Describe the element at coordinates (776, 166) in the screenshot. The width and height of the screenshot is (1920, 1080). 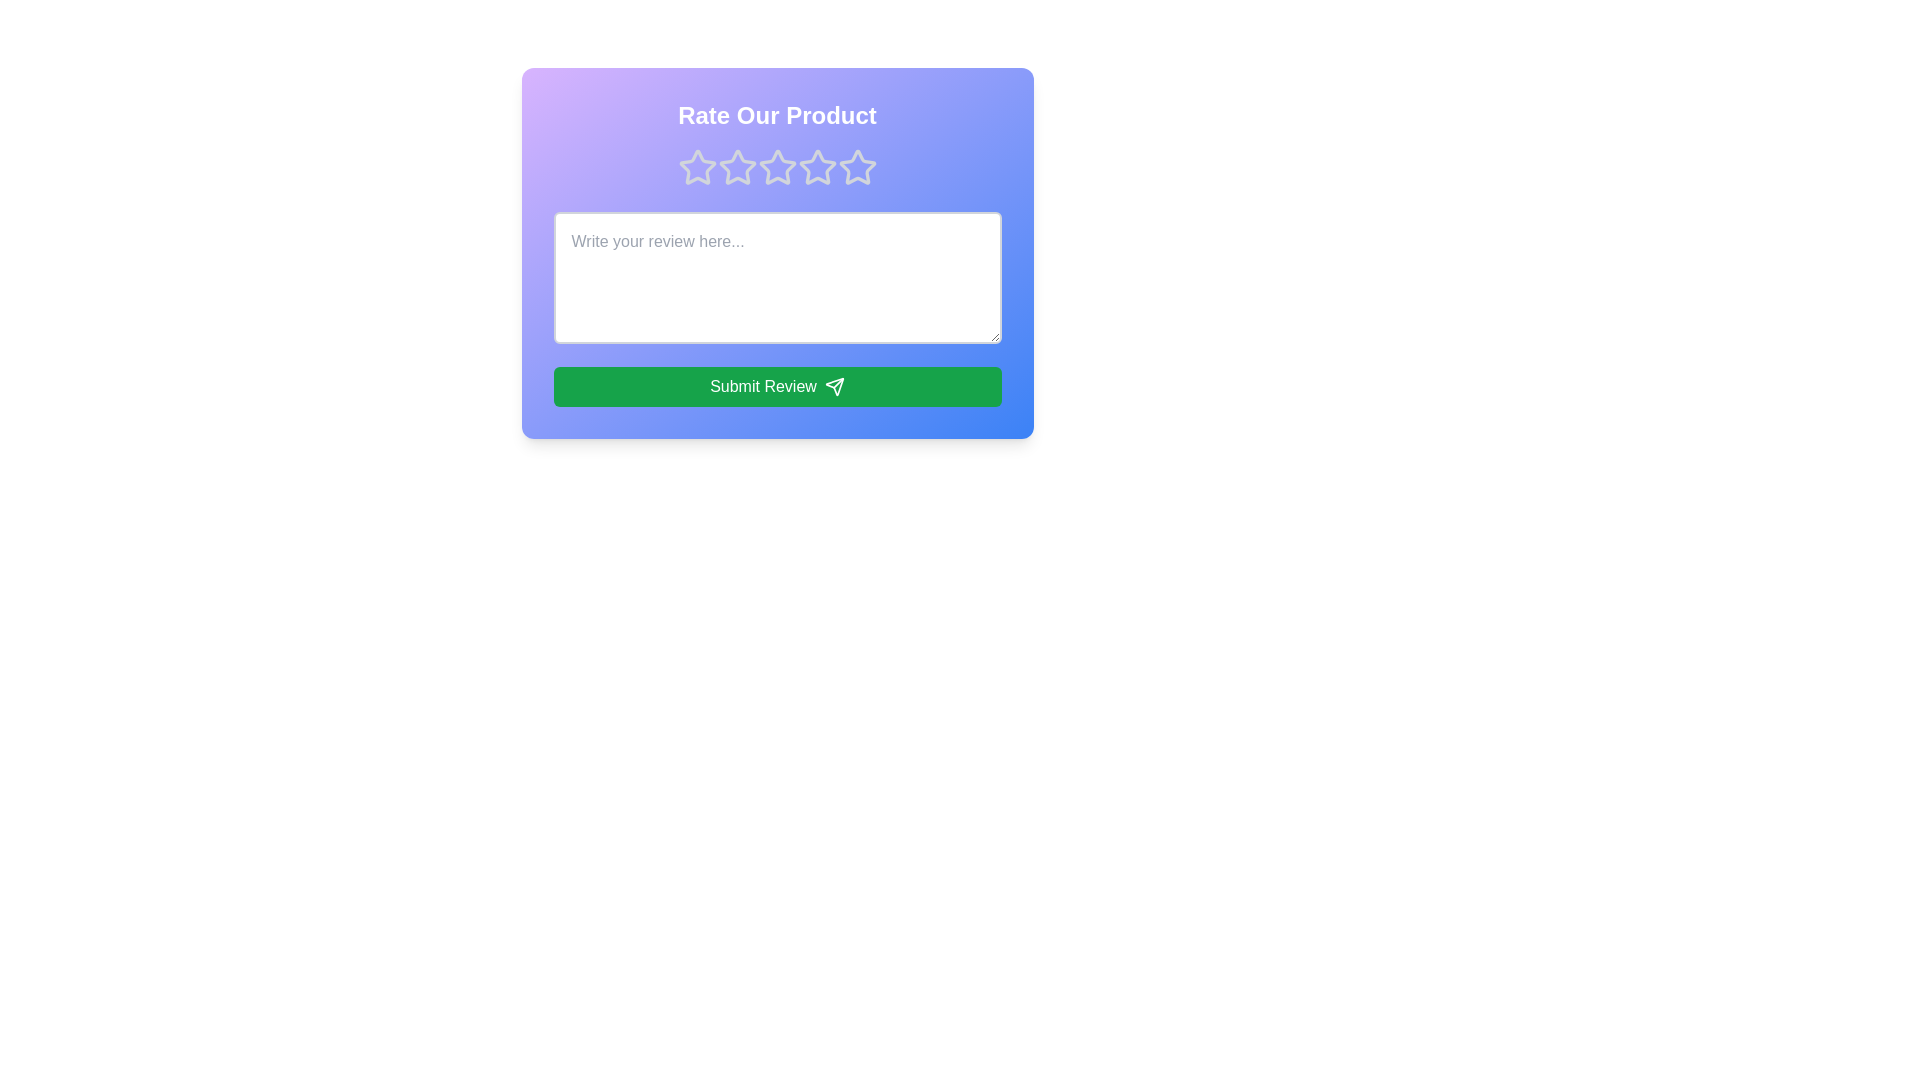
I see `the second star-shaped icon in the rating row beneath the 'Rate Our Product' header` at that location.